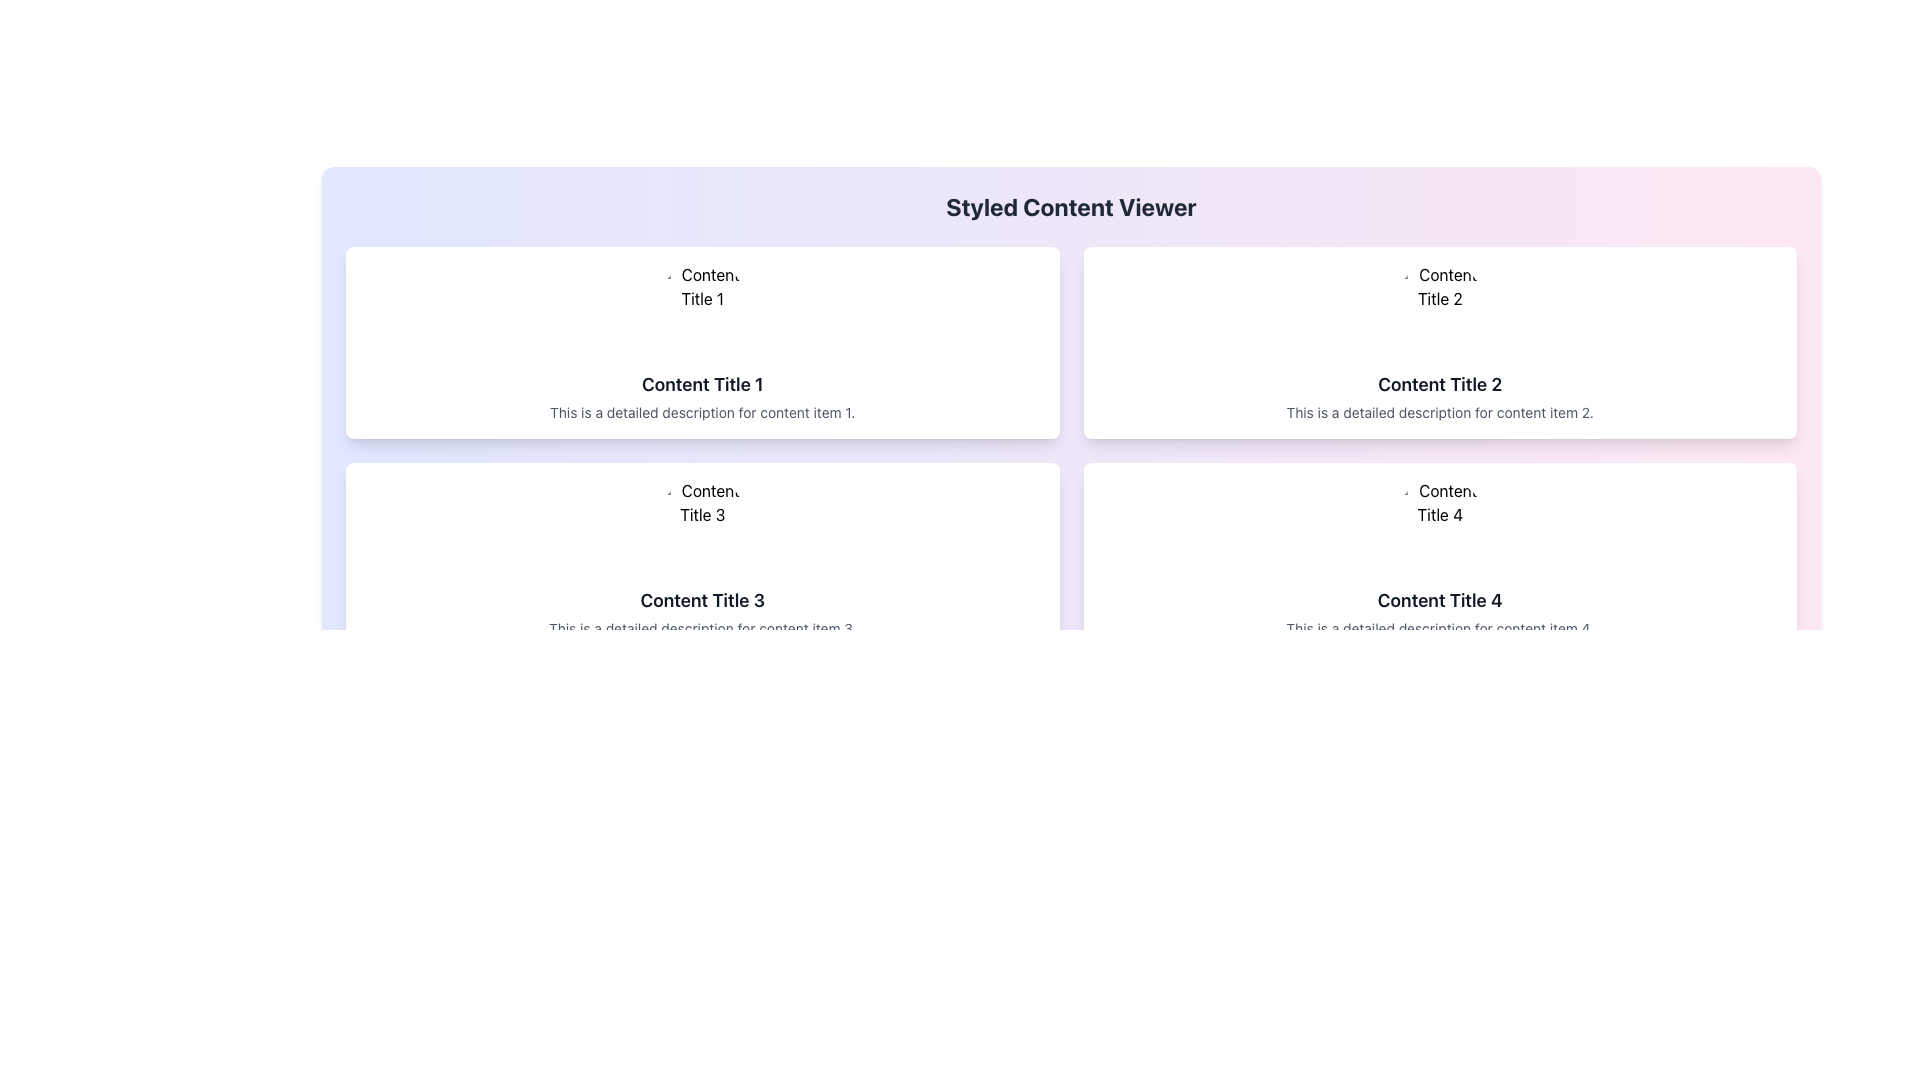 The height and width of the screenshot is (1080, 1920). I want to click on the image representing 'Content Title 4' located in the bottom-right box of a four-box grid layout, centered above the corresponding text, so click(1440, 526).